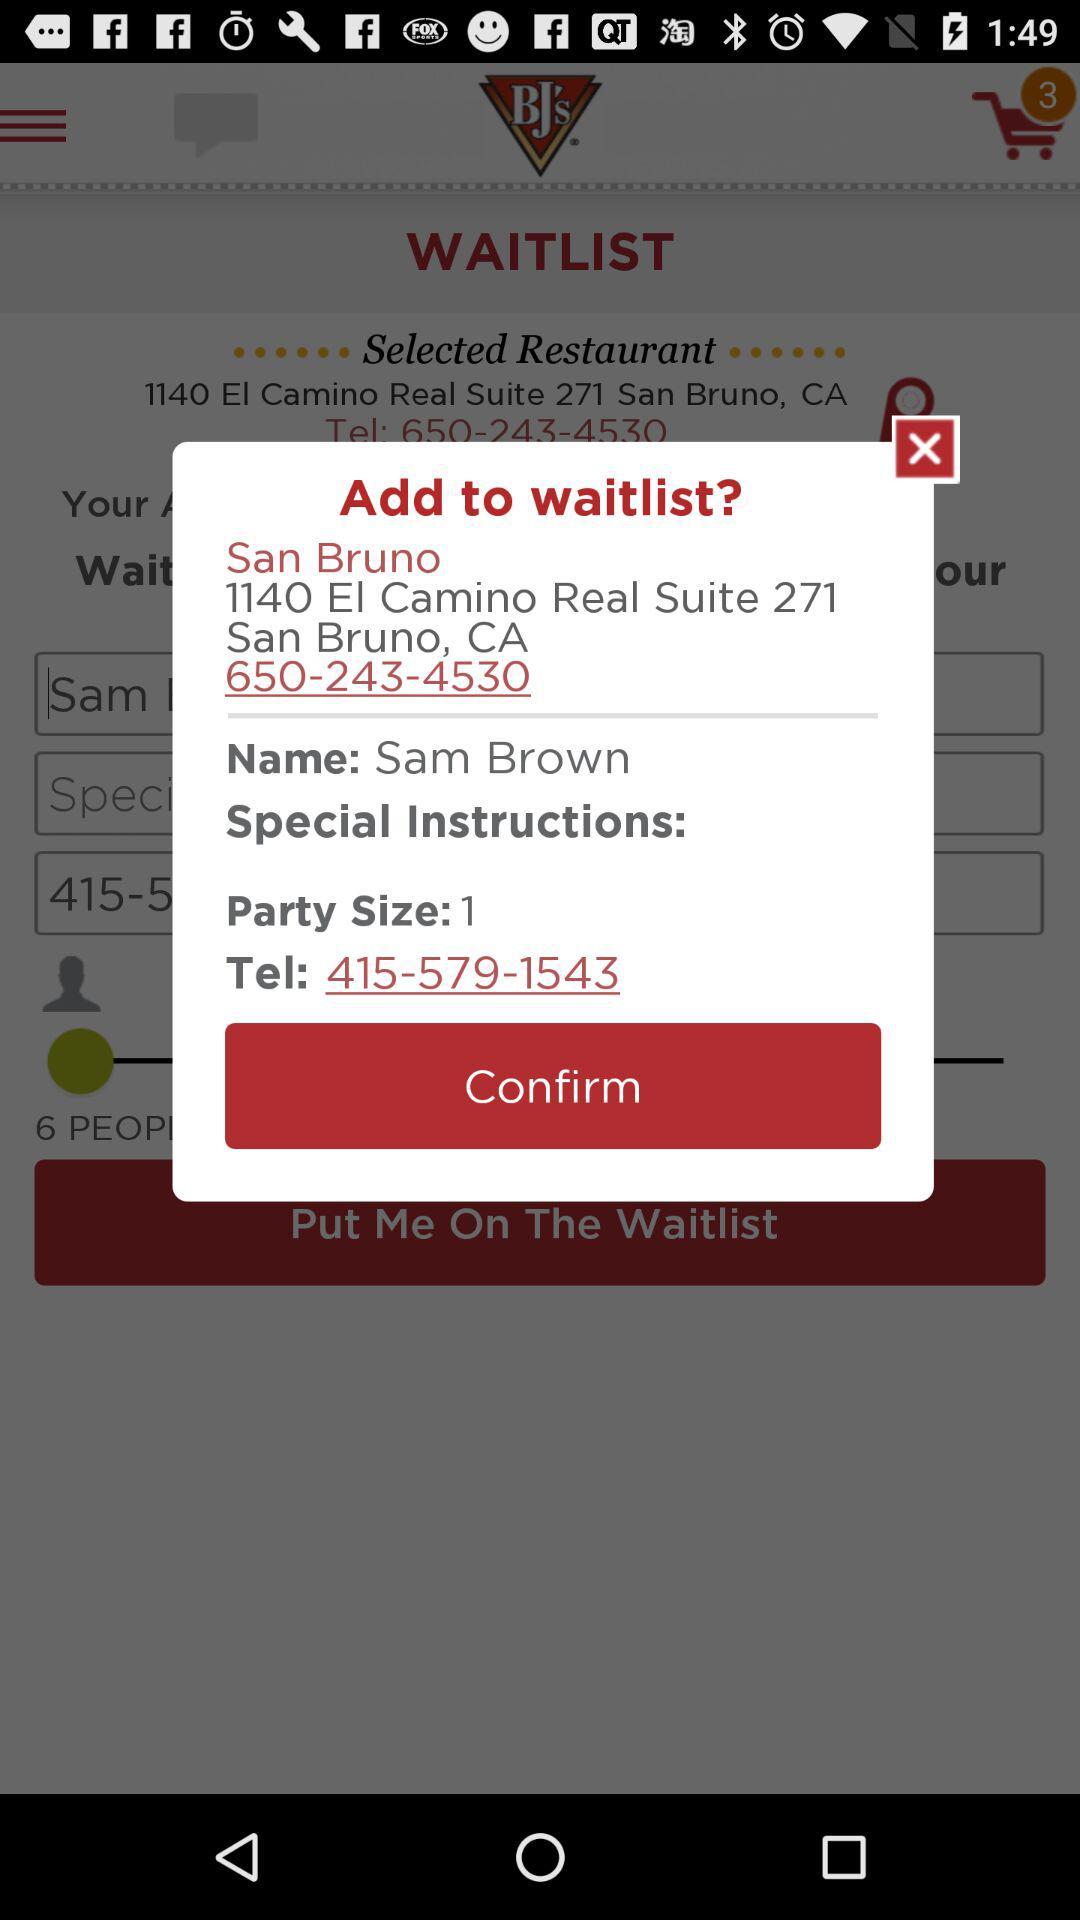  I want to click on 415-579-1543 item, so click(472, 971).